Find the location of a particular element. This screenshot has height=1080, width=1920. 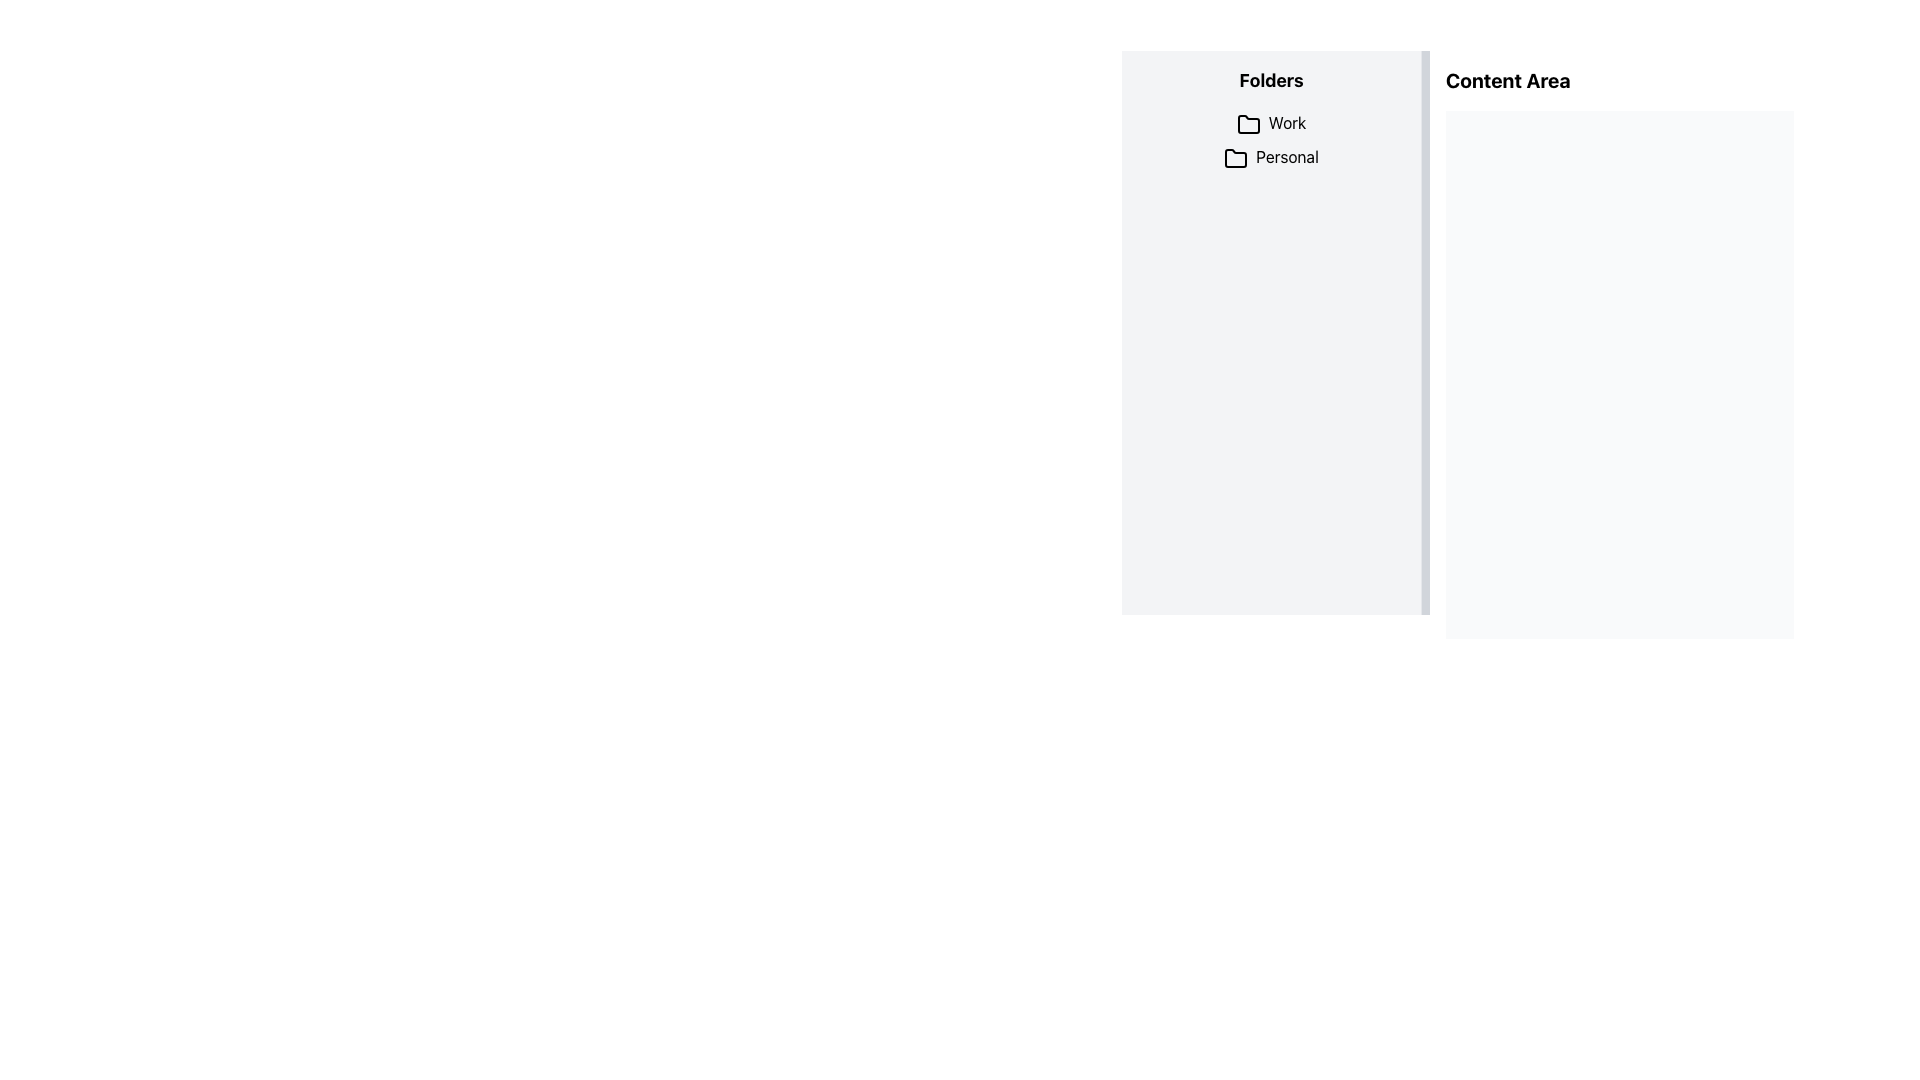

the folder icon representing 'Personal', which is the second icon in the 'Folders' section, positioned beside the text label 'Personal' is located at coordinates (1235, 157).